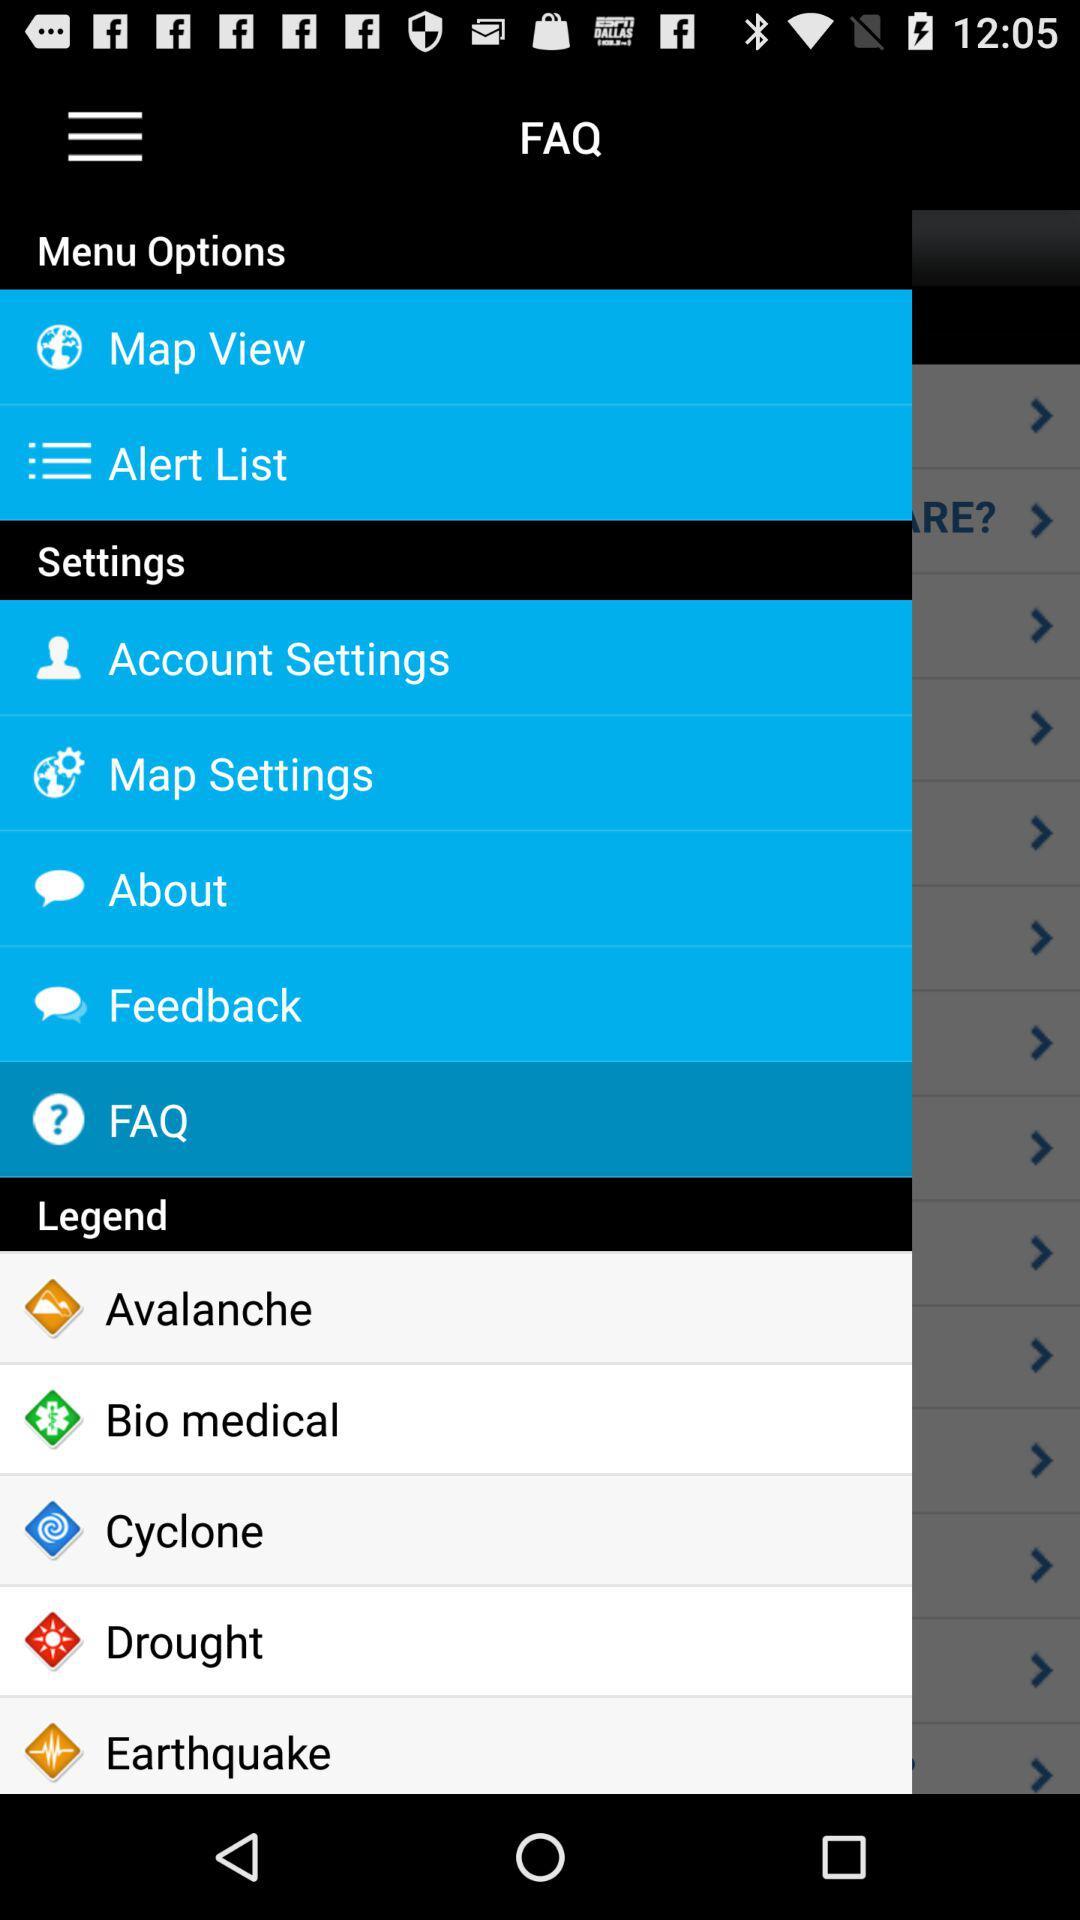 This screenshot has height=1920, width=1080. Describe the element at coordinates (455, 772) in the screenshot. I see `map settings item` at that location.